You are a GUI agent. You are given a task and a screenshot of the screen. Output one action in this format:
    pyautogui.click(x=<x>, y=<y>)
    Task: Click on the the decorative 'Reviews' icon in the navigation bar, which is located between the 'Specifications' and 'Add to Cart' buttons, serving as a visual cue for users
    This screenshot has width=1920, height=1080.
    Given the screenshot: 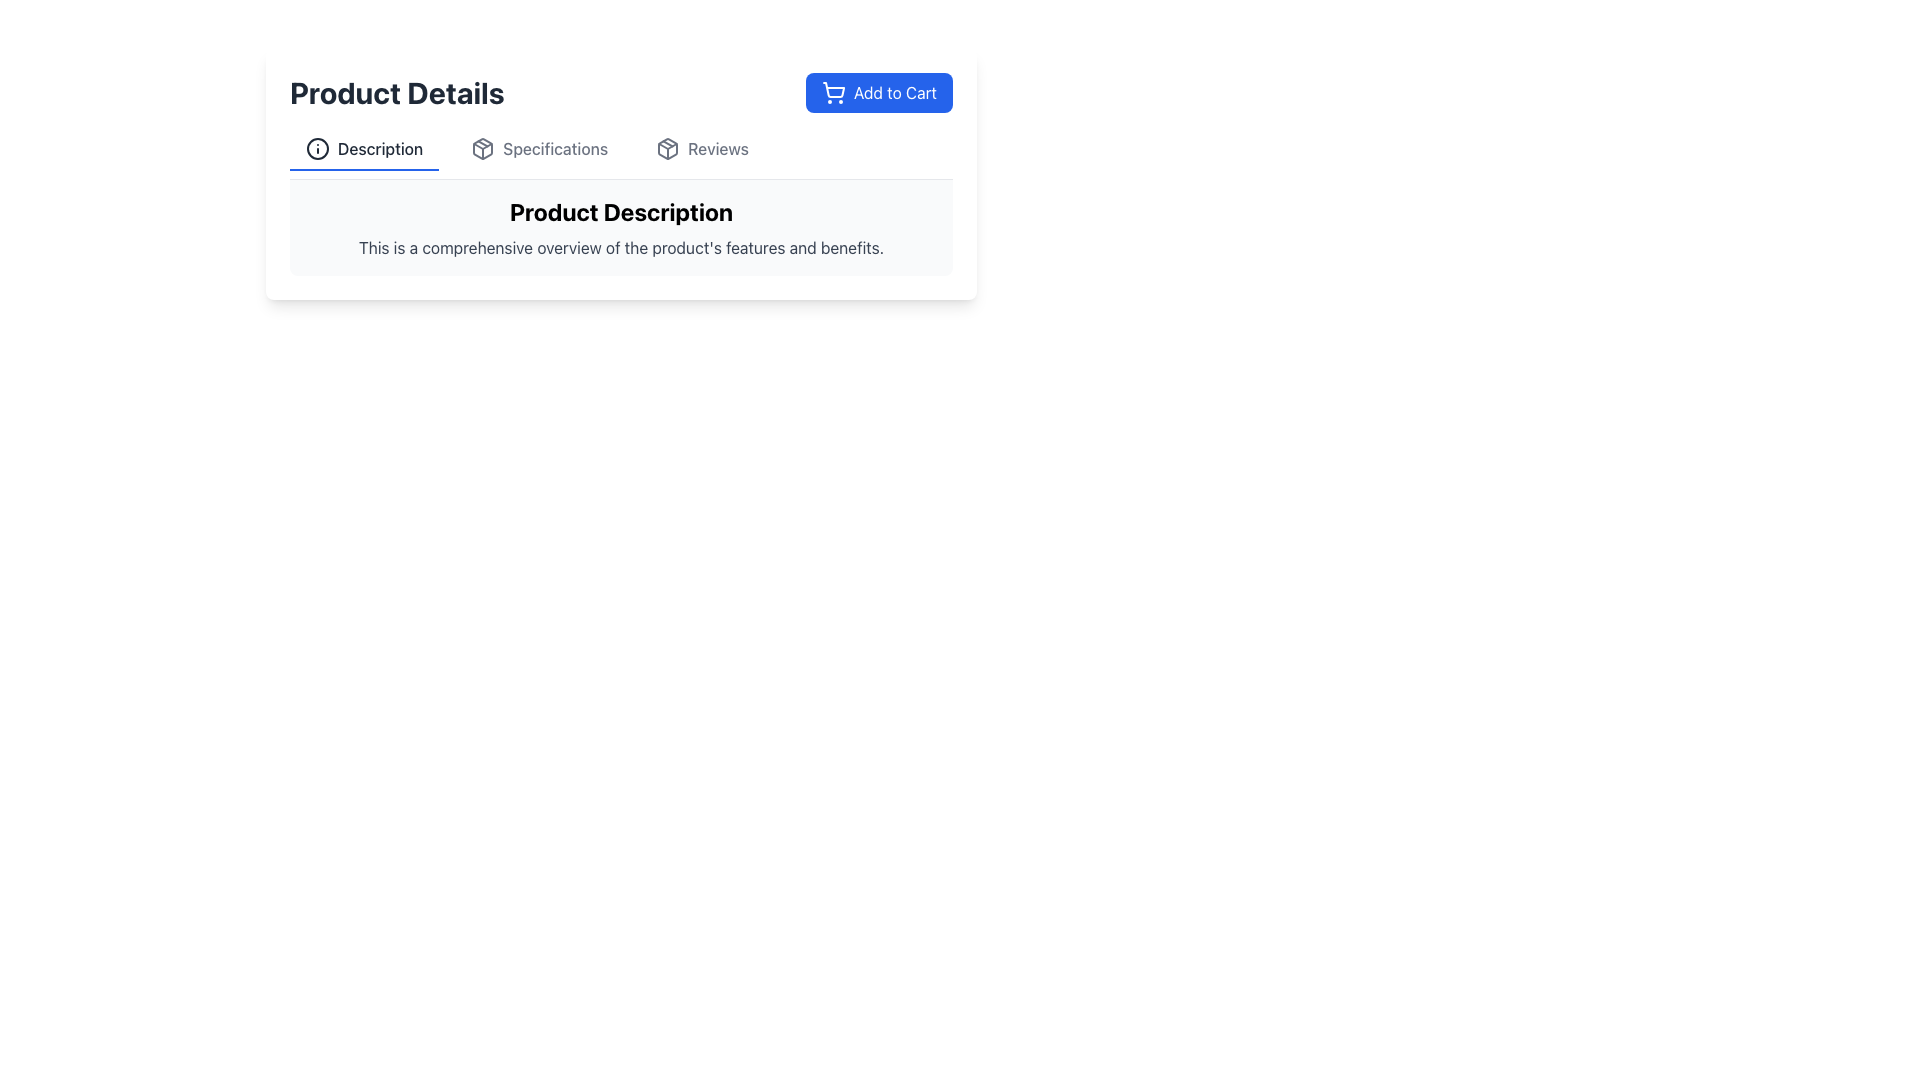 What is the action you would take?
    pyautogui.click(x=668, y=148)
    